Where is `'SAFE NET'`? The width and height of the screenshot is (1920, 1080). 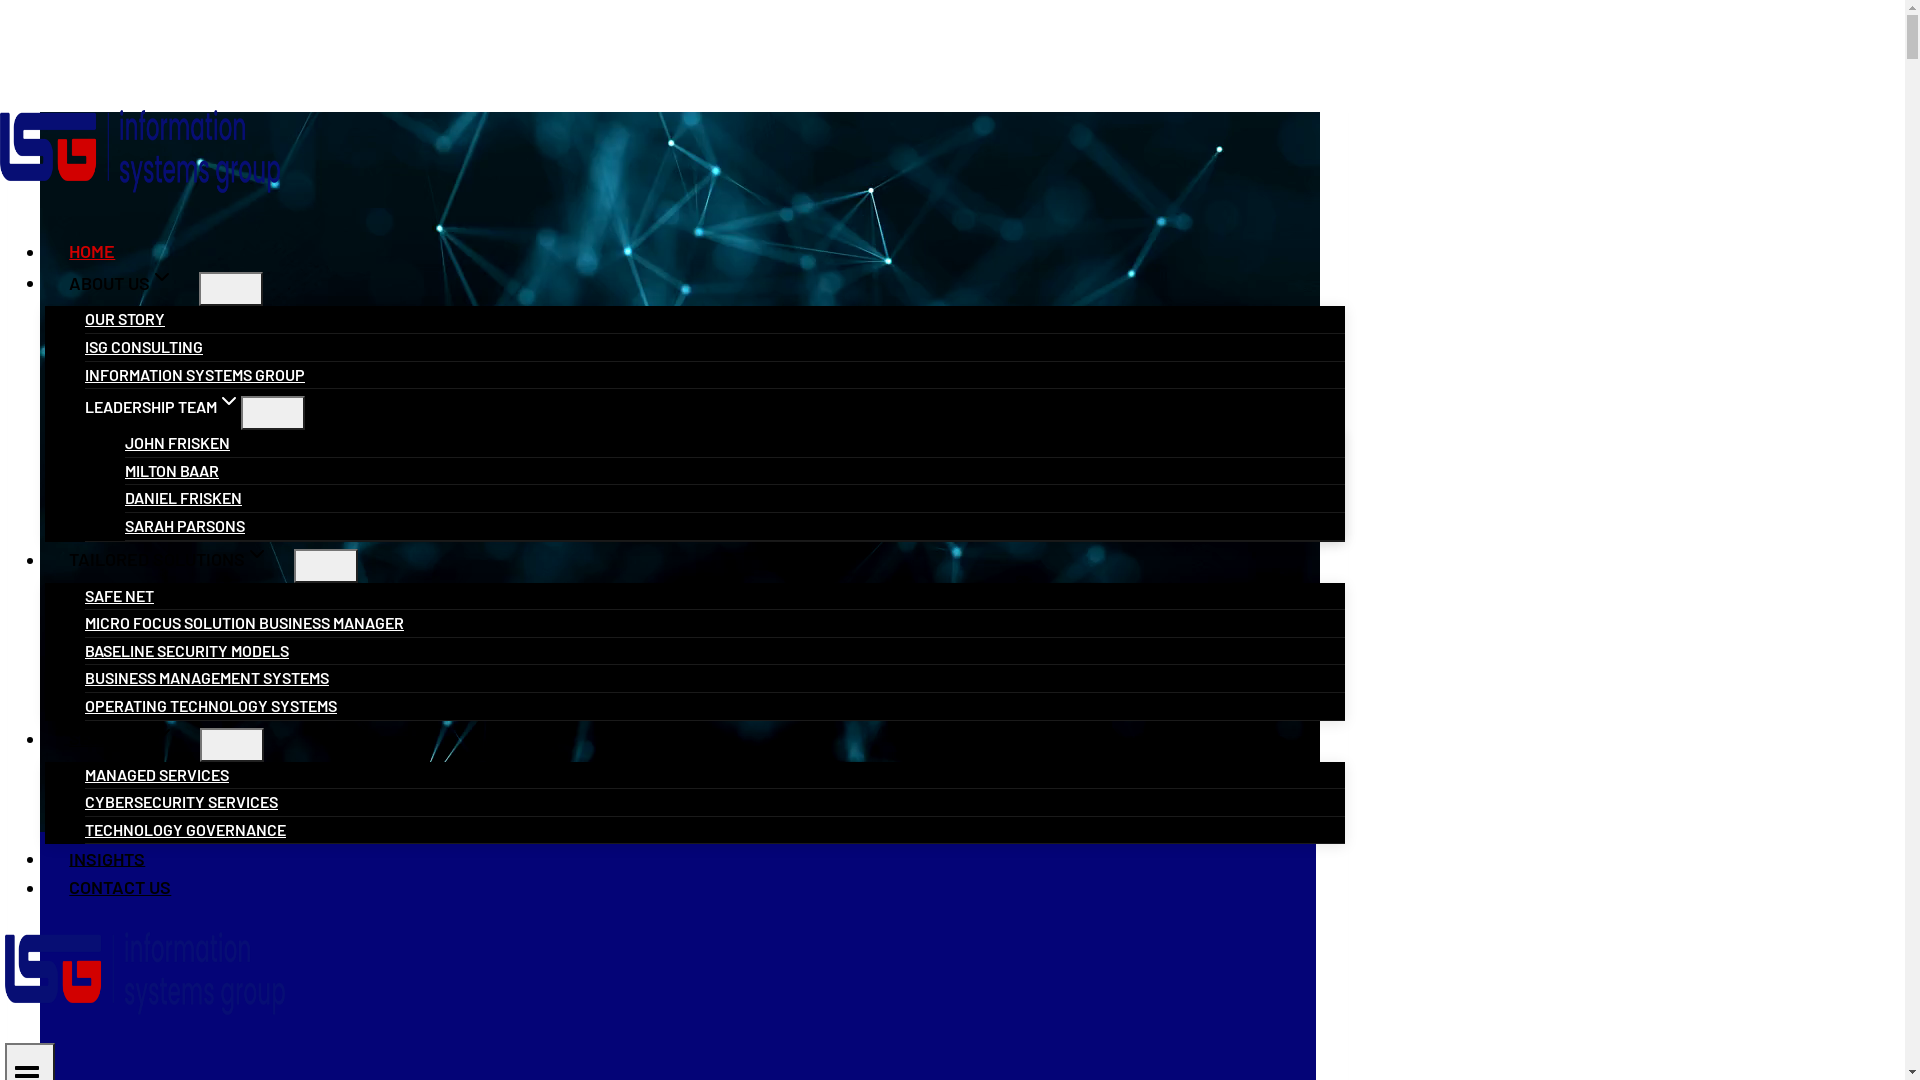 'SAFE NET' is located at coordinates (84, 594).